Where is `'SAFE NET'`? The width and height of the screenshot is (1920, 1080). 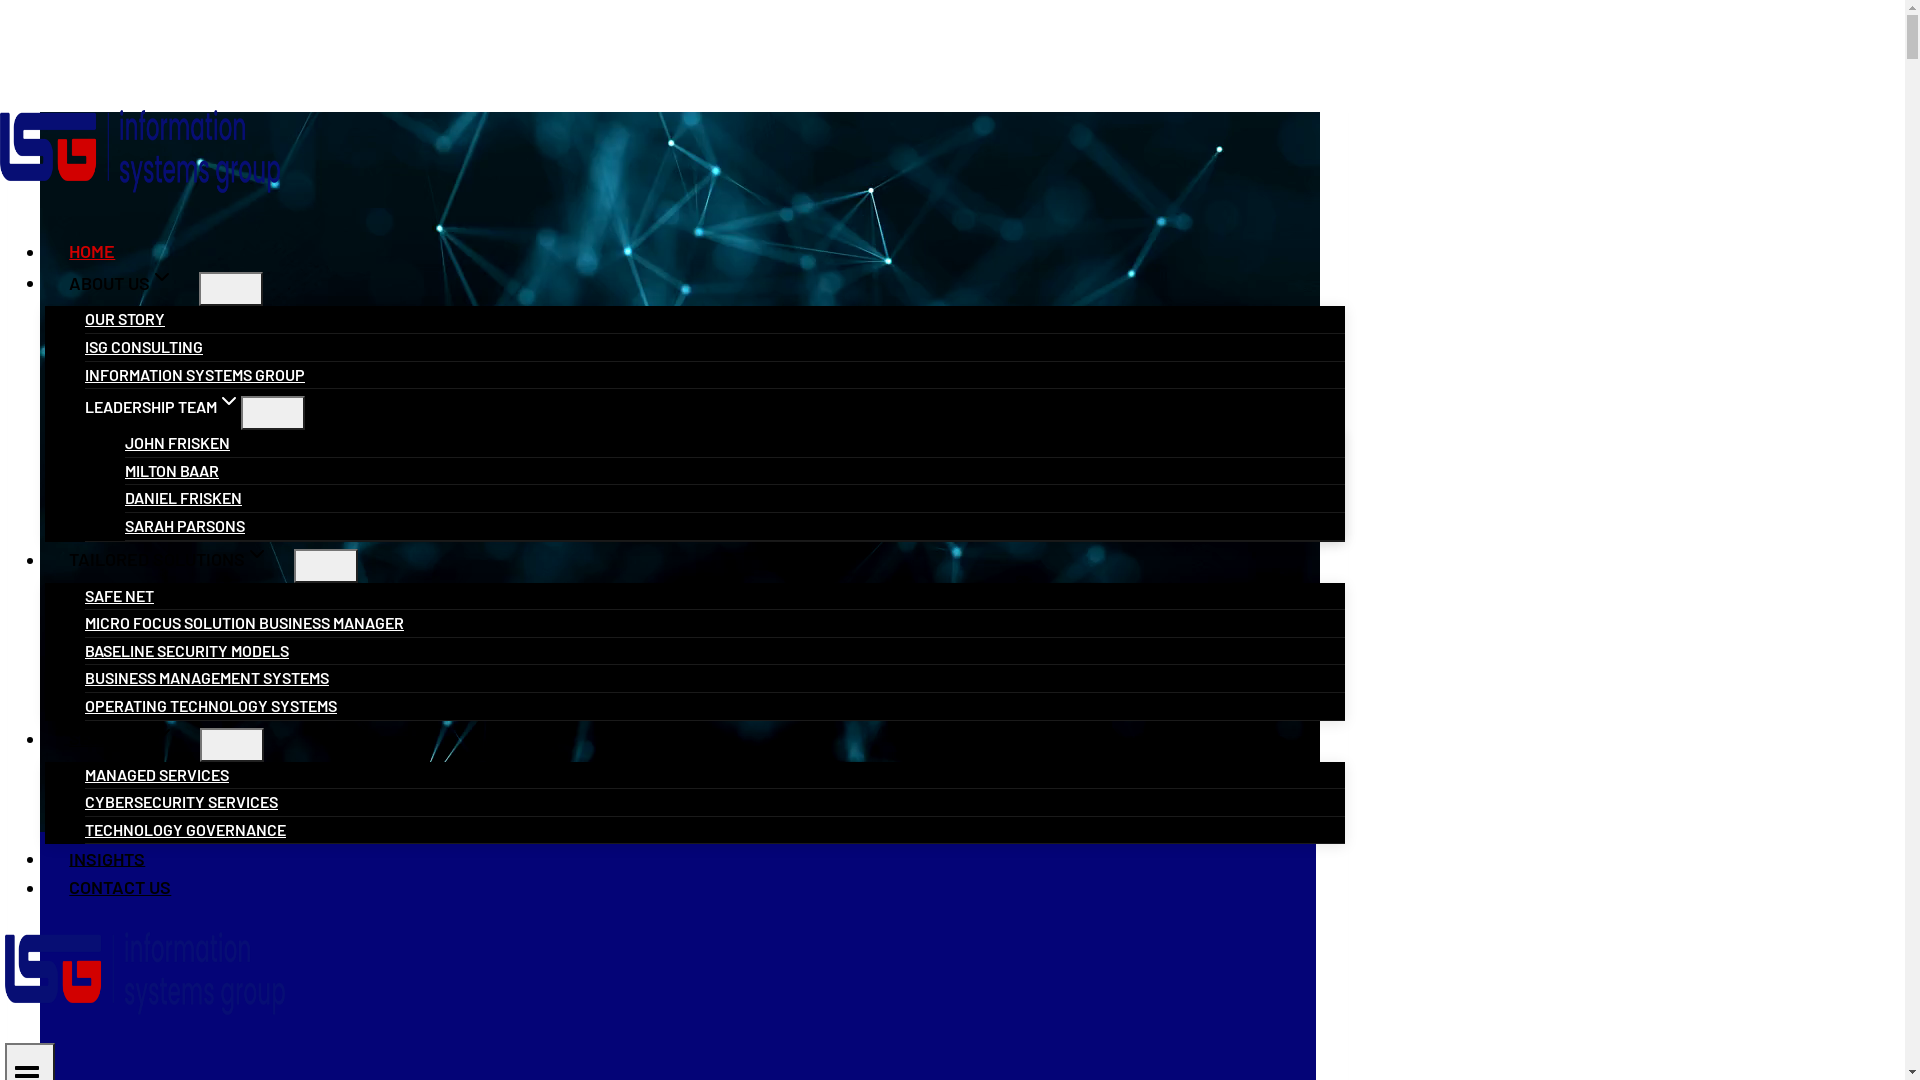 'SAFE NET' is located at coordinates (84, 594).